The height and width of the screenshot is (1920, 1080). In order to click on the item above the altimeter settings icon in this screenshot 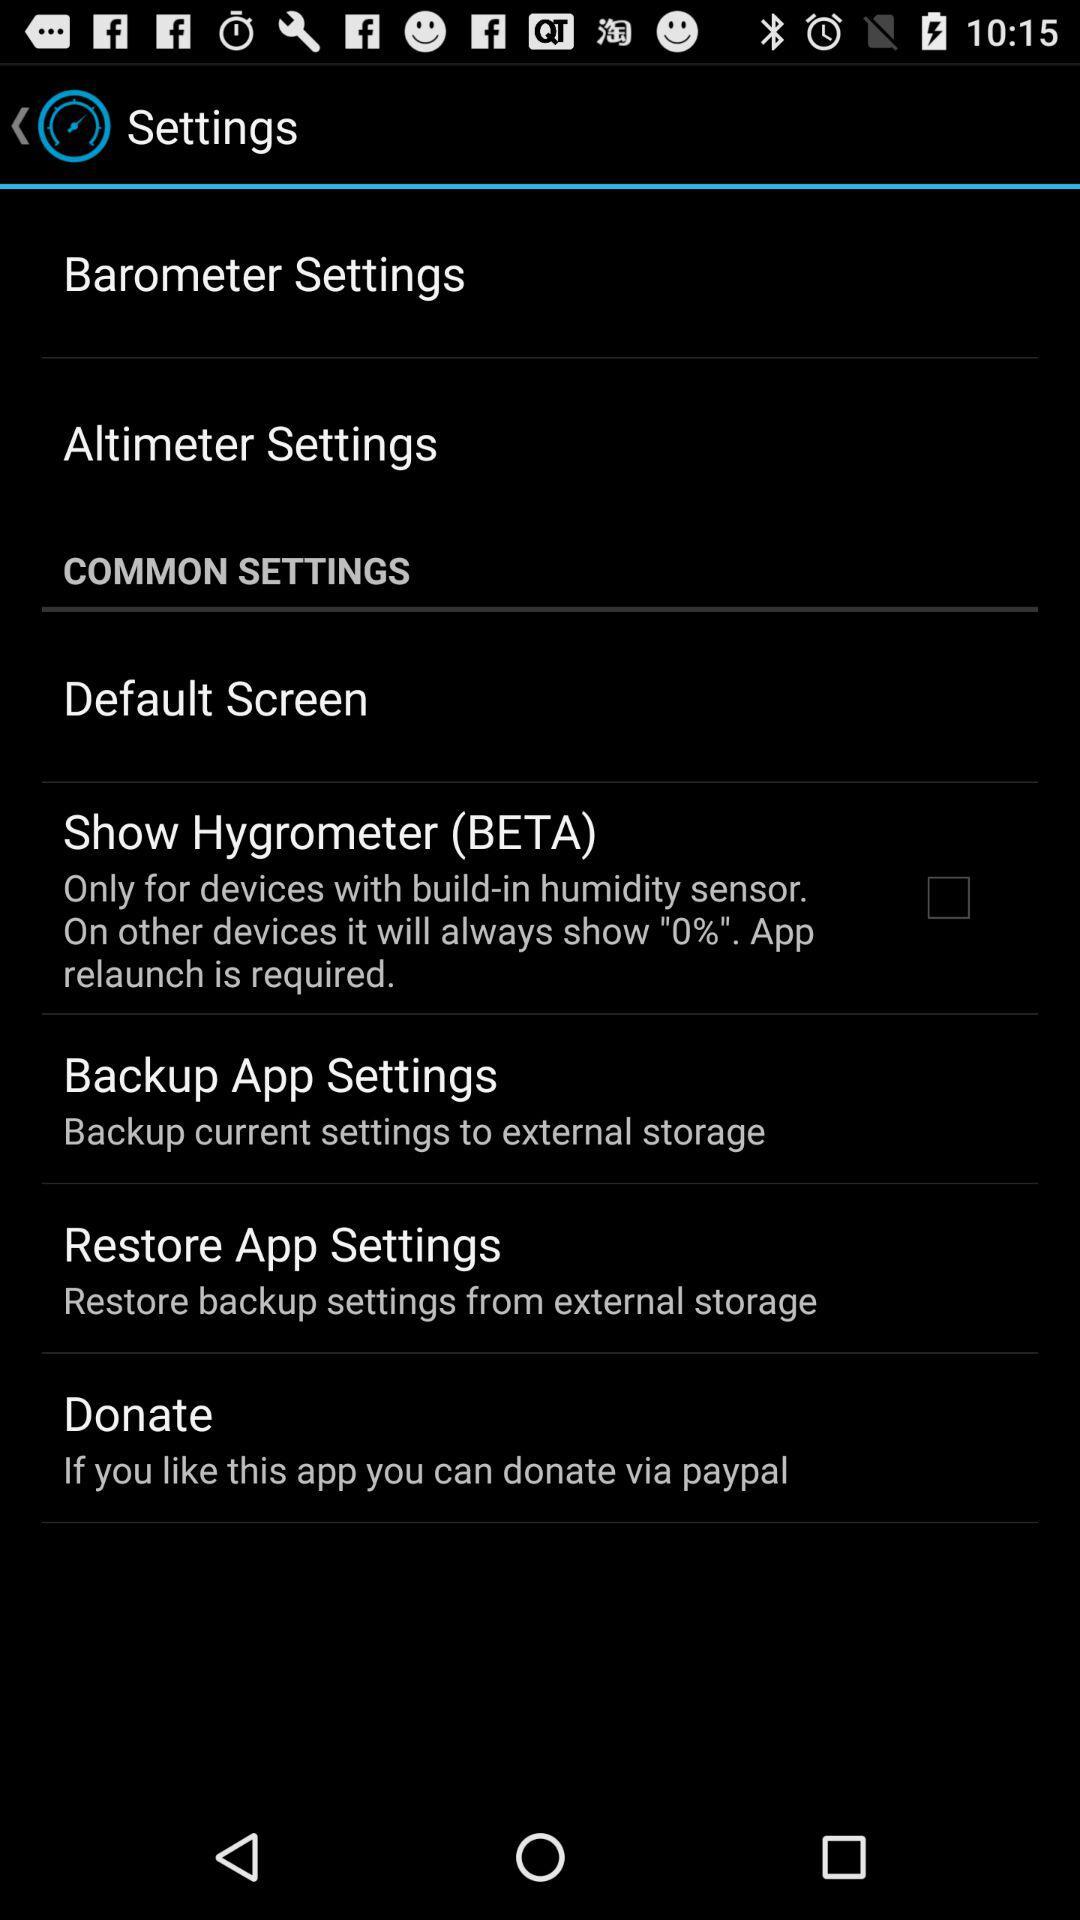, I will do `click(263, 271)`.